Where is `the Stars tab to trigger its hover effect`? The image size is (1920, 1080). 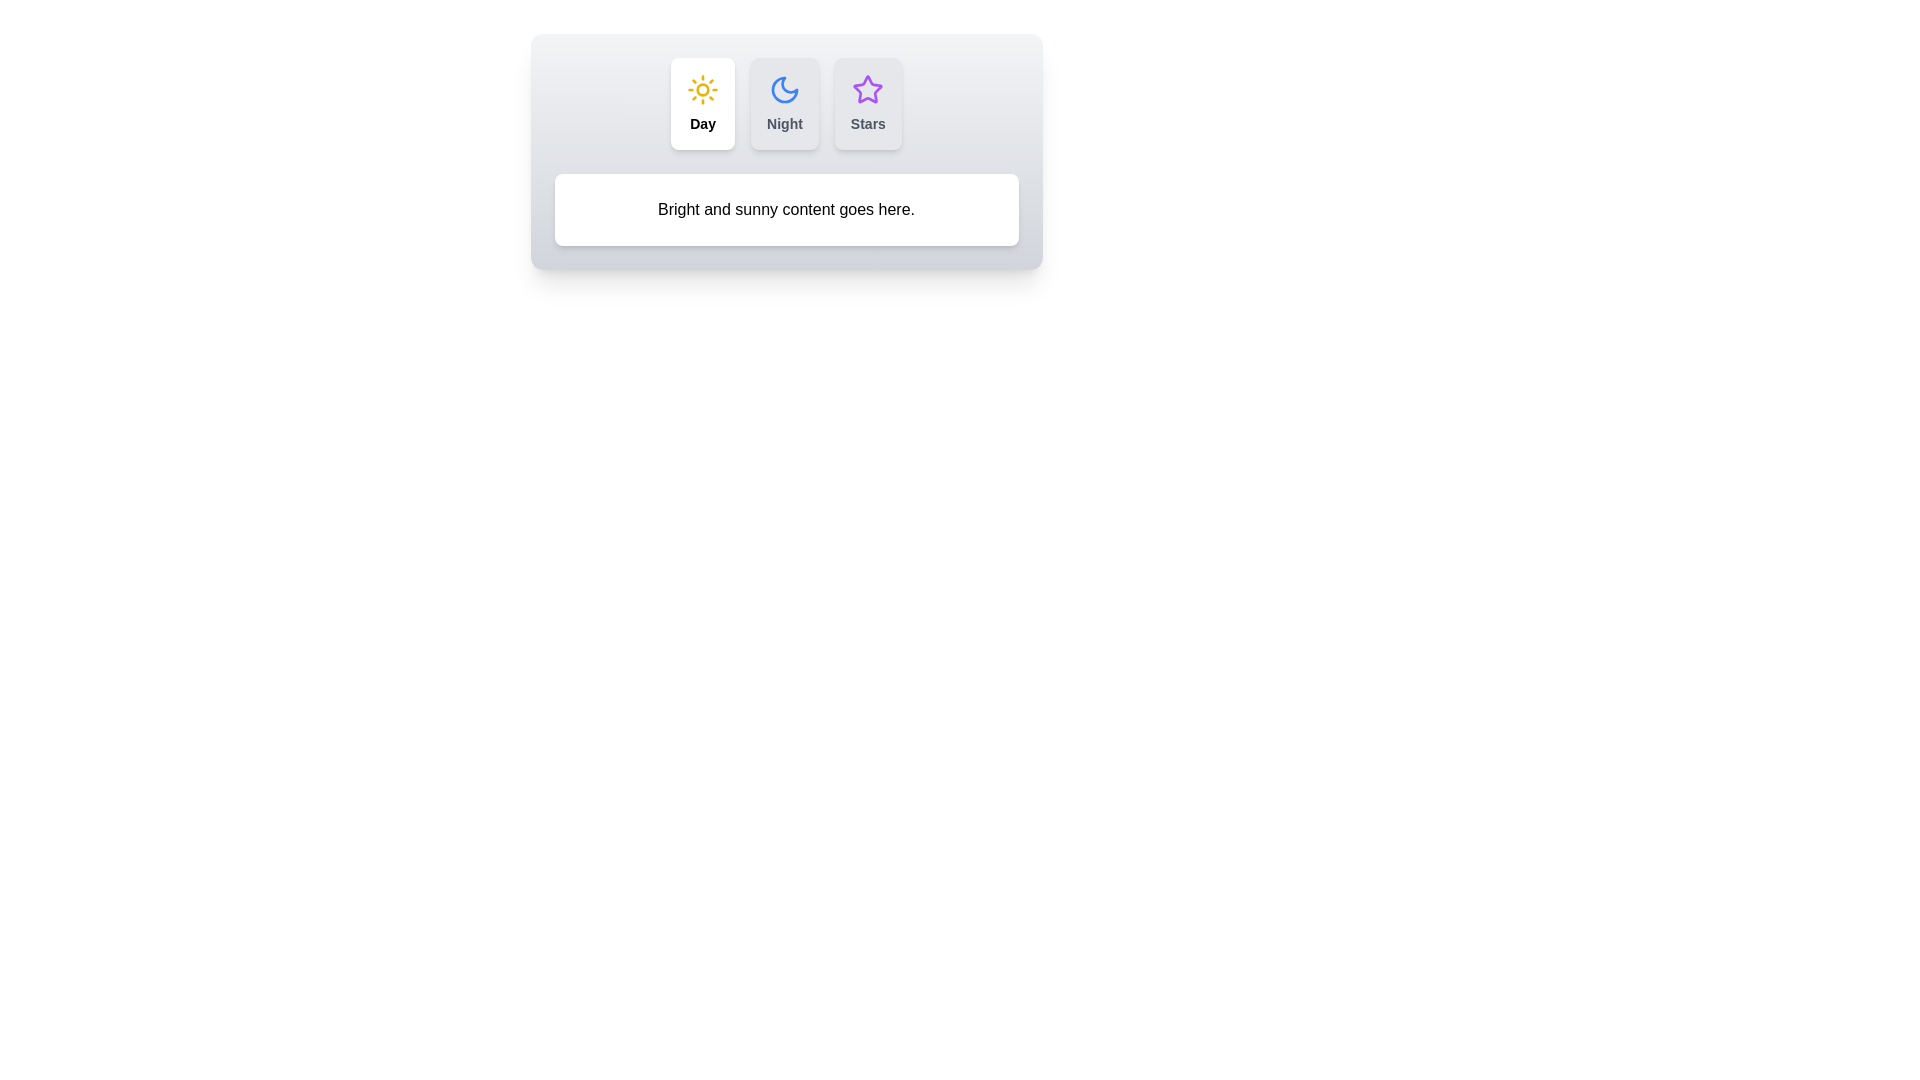
the Stars tab to trigger its hover effect is located at coordinates (868, 104).